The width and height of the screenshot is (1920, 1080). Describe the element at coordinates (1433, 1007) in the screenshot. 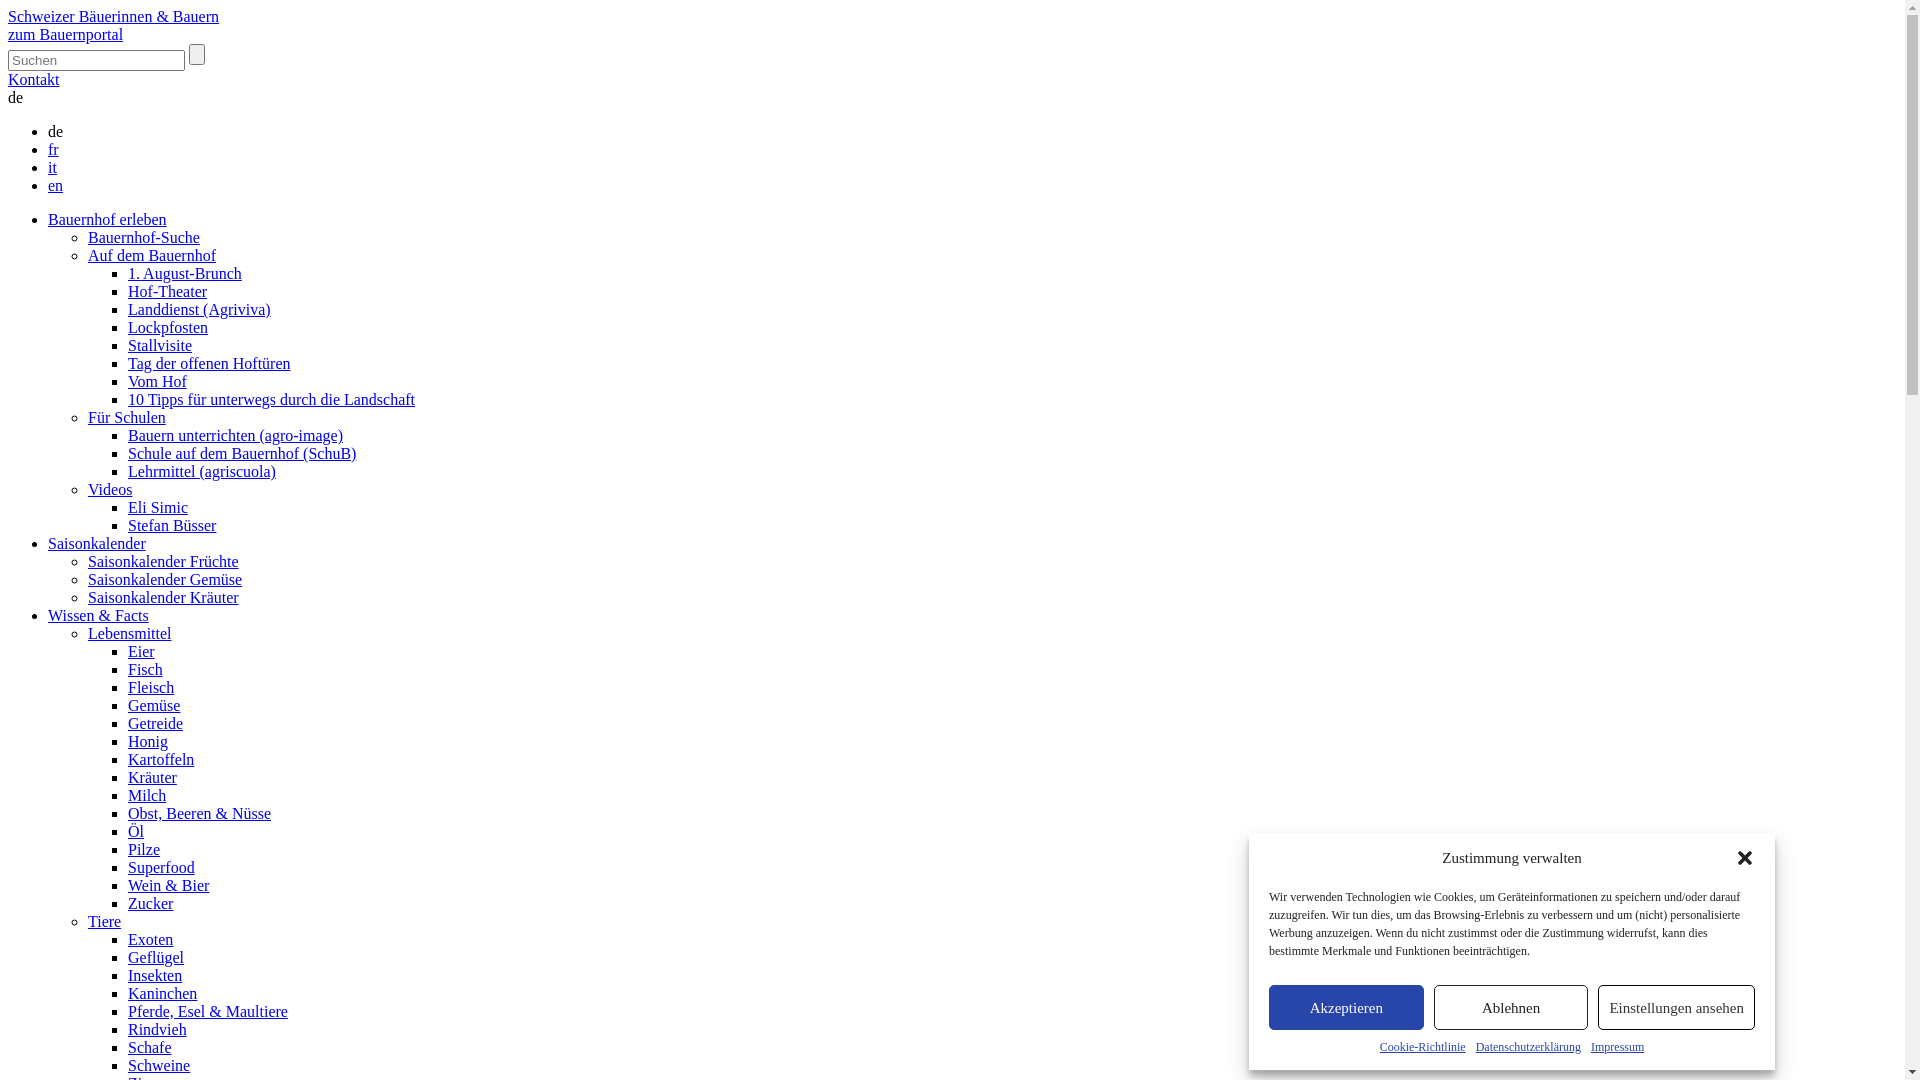

I see `'Ablehnen'` at that location.